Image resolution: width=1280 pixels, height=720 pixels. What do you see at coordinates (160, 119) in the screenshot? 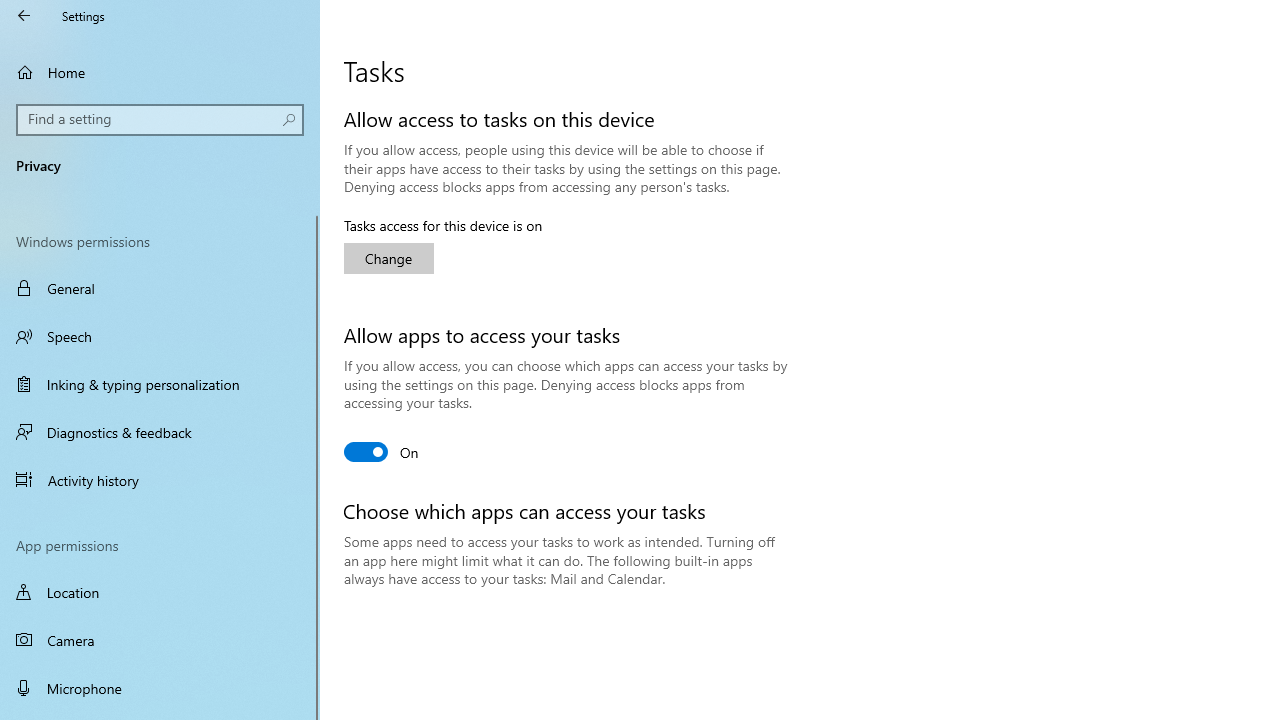
I see `'Search box, Find a setting'` at bounding box center [160, 119].